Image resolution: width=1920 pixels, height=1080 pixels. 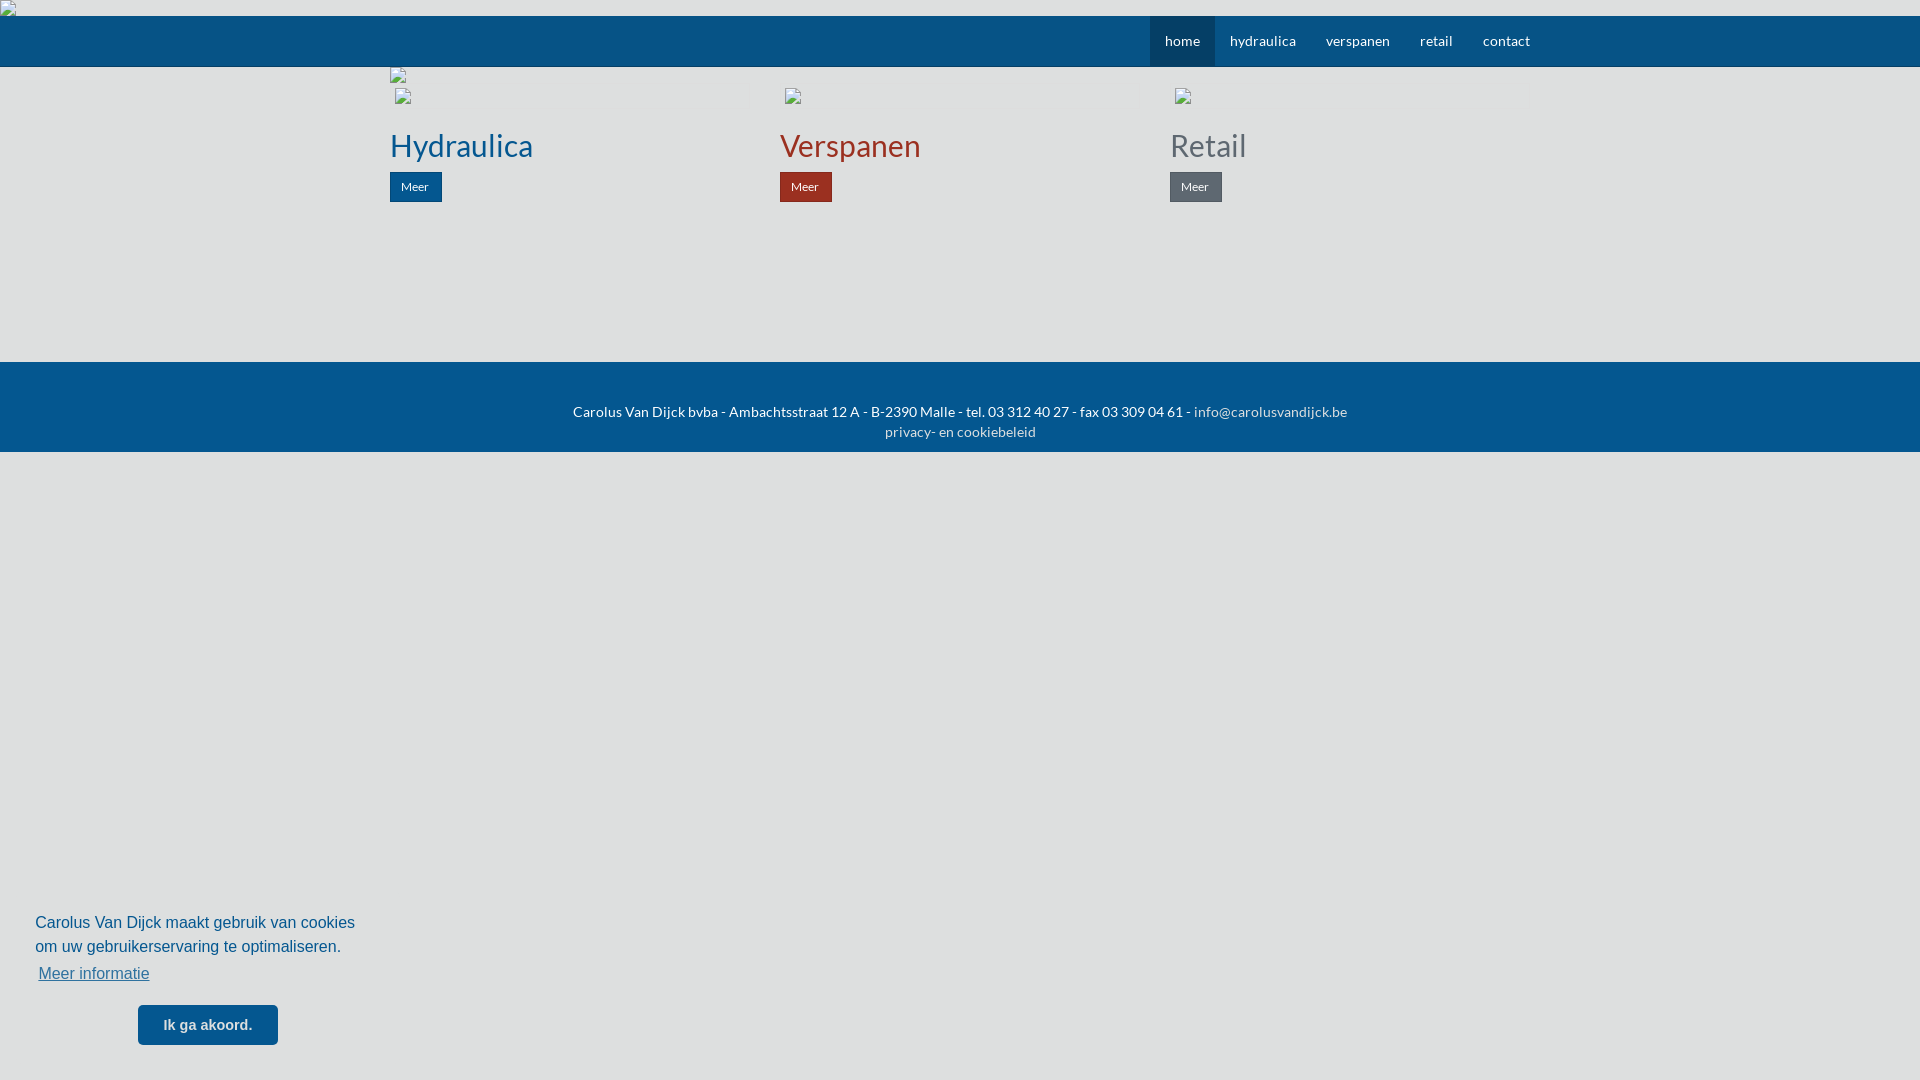 I want to click on 'Hydraulica', so click(x=460, y=144).